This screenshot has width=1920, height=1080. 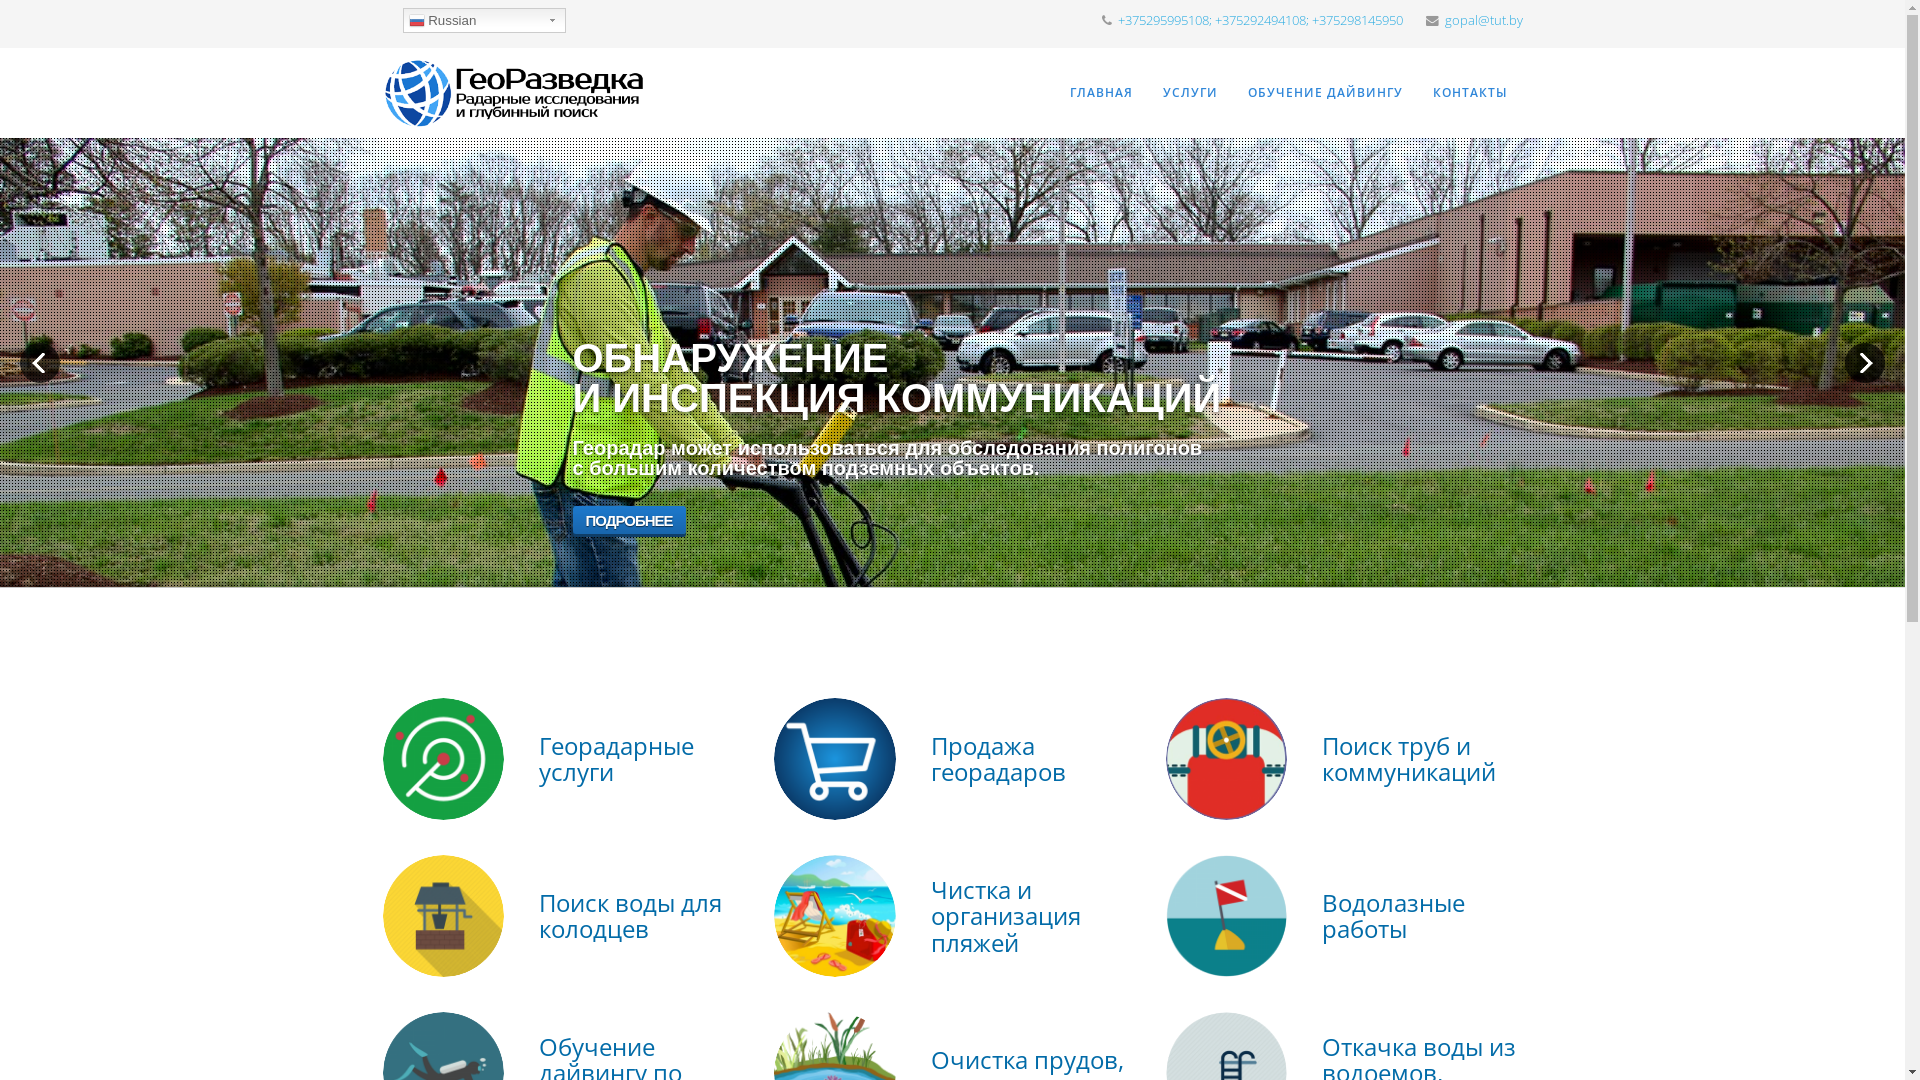 What do you see at coordinates (1444, 20) in the screenshot?
I see `'gopal@tut.by'` at bounding box center [1444, 20].